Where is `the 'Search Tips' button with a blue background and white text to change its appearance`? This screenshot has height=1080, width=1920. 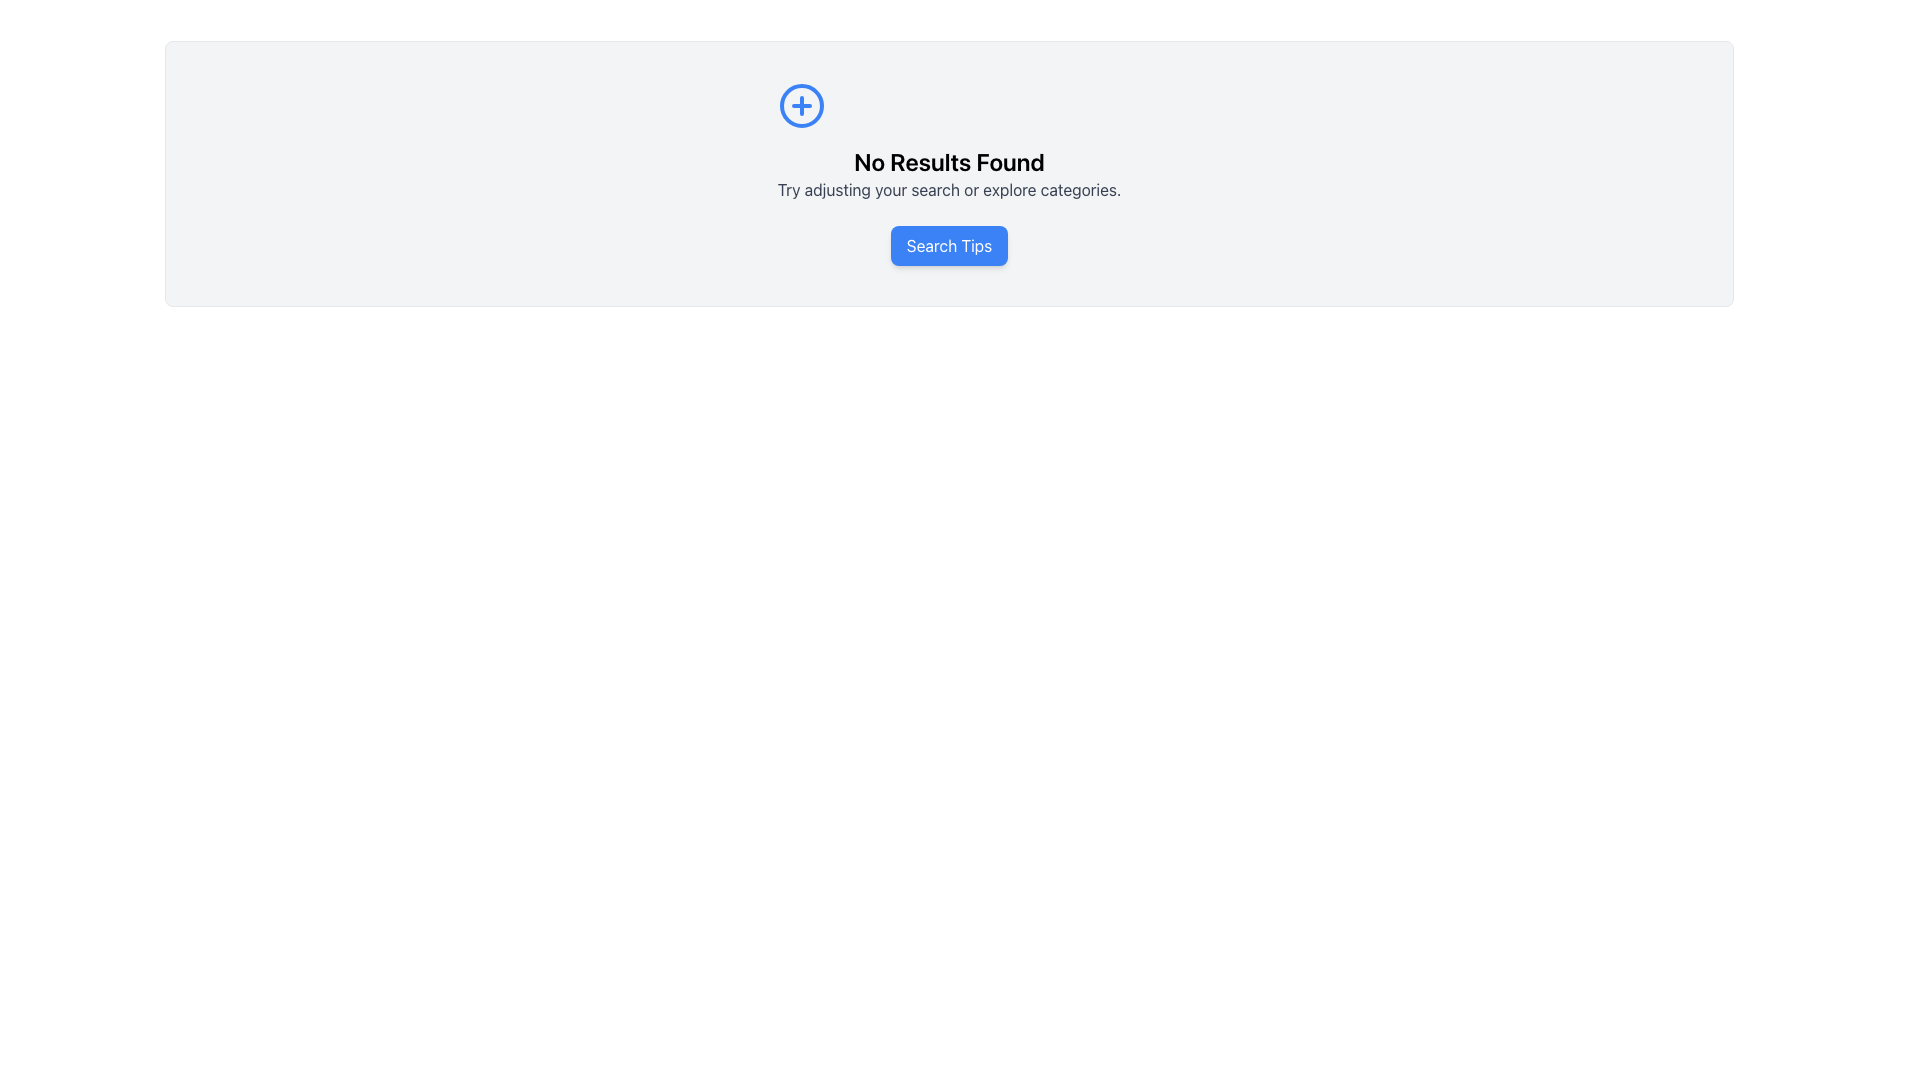
the 'Search Tips' button with a blue background and white text to change its appearance is located at coordinates (948, 245).